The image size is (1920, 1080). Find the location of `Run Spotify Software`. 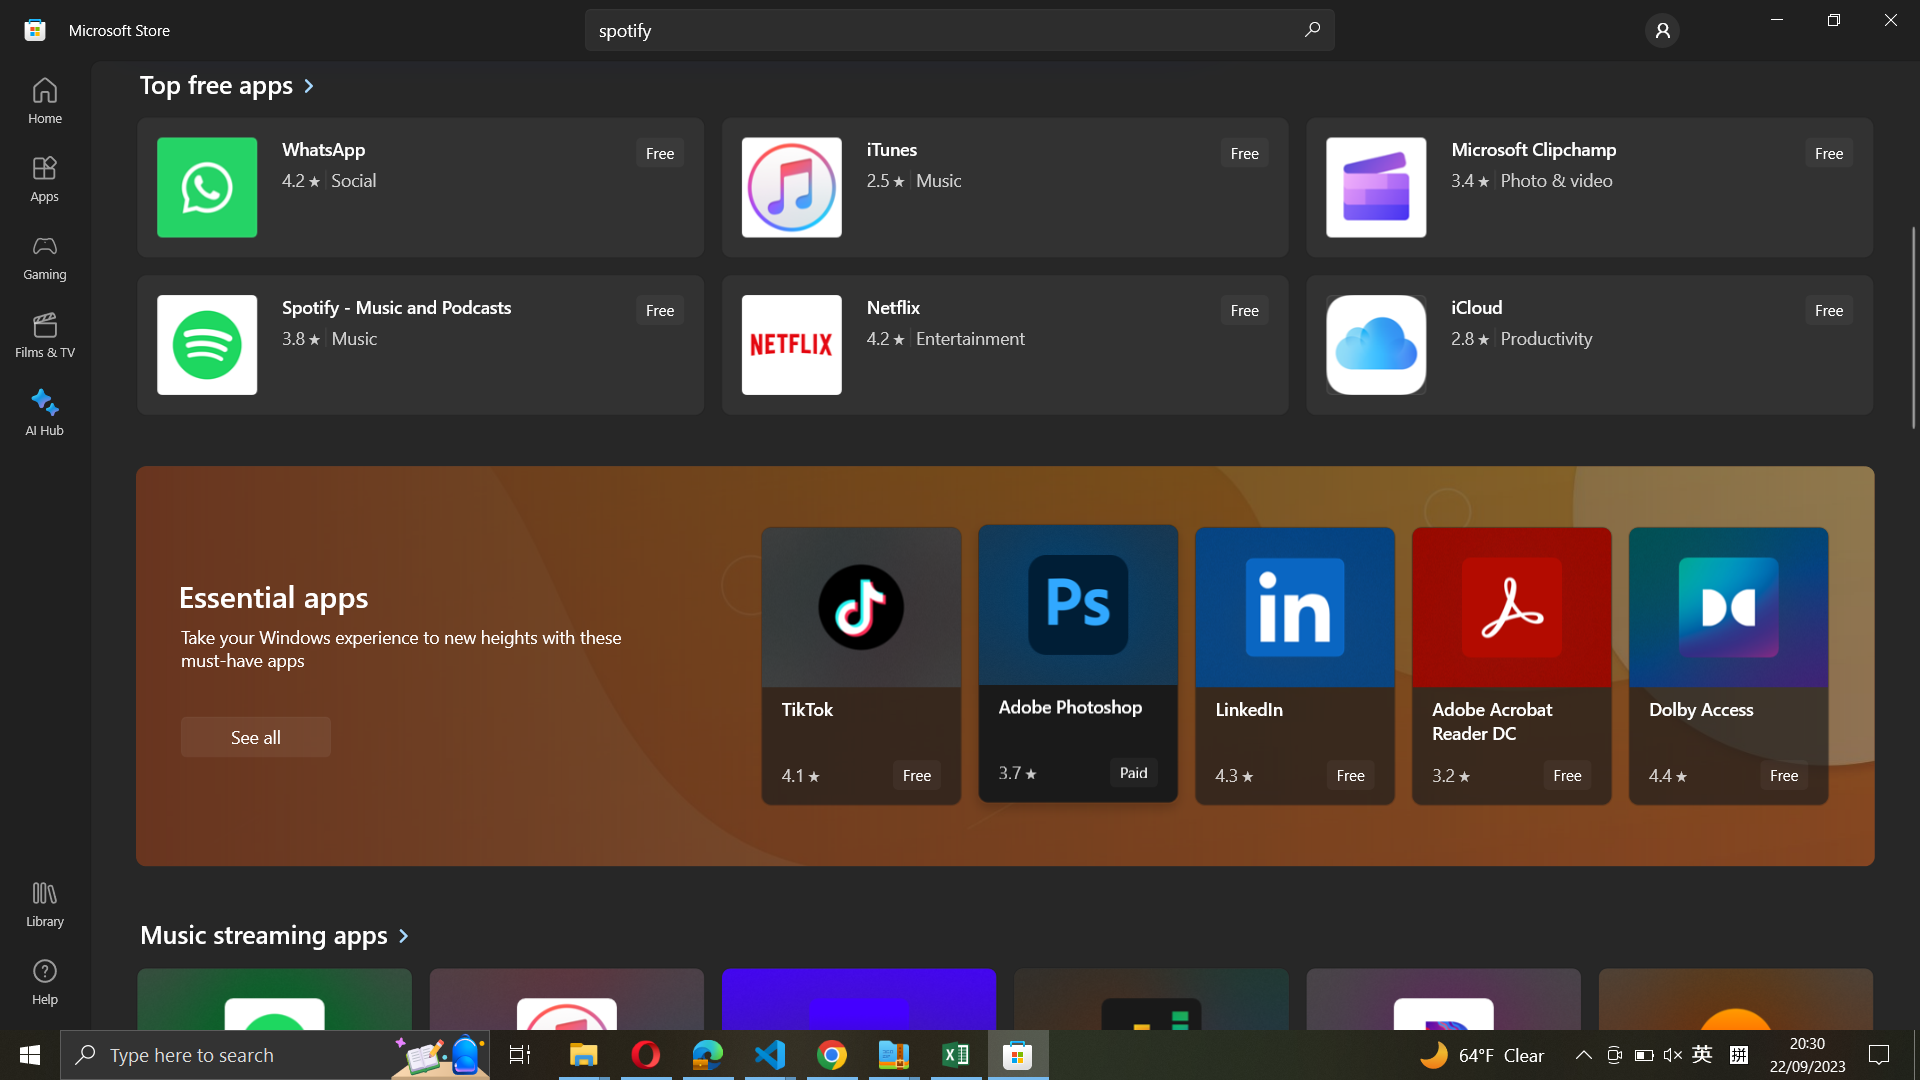

Run Spotify Software is located at coordinates (416, 342).